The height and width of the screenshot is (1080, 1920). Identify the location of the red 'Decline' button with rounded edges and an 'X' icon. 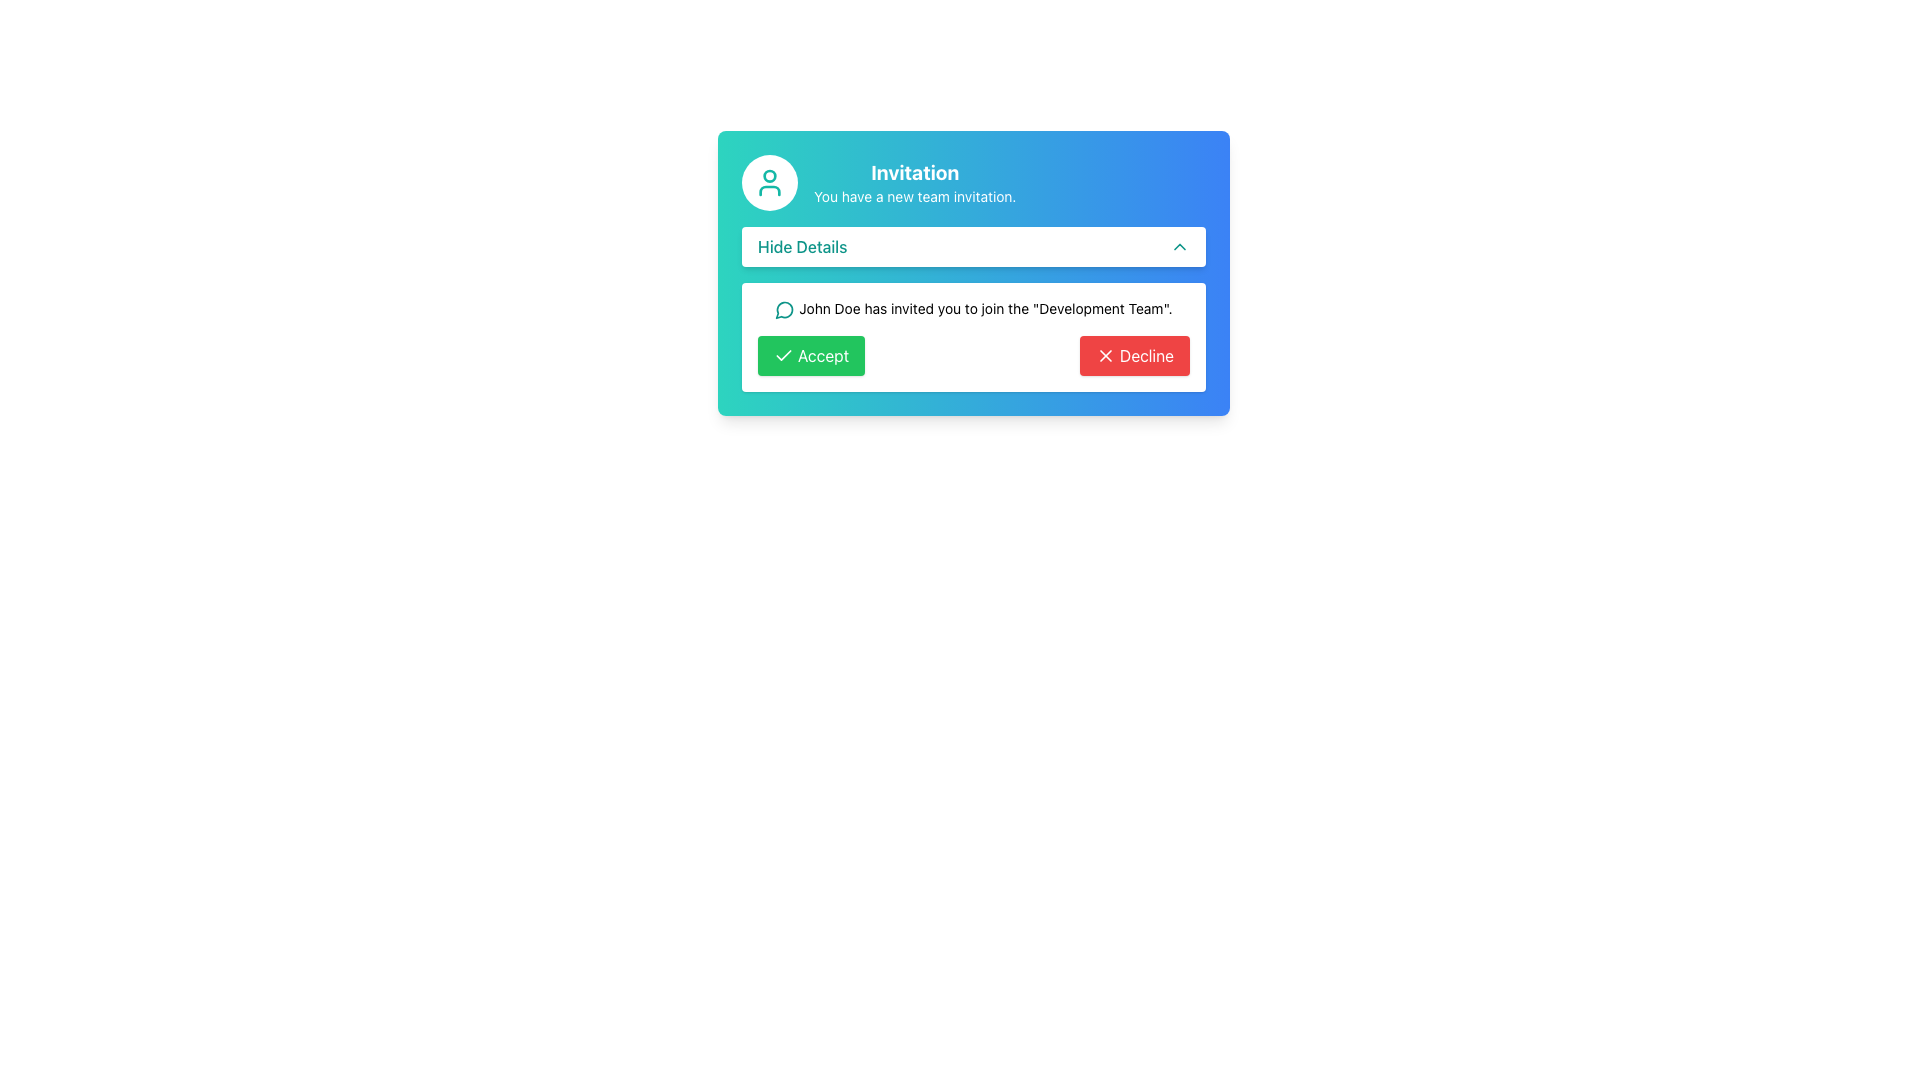
(1134, 355).